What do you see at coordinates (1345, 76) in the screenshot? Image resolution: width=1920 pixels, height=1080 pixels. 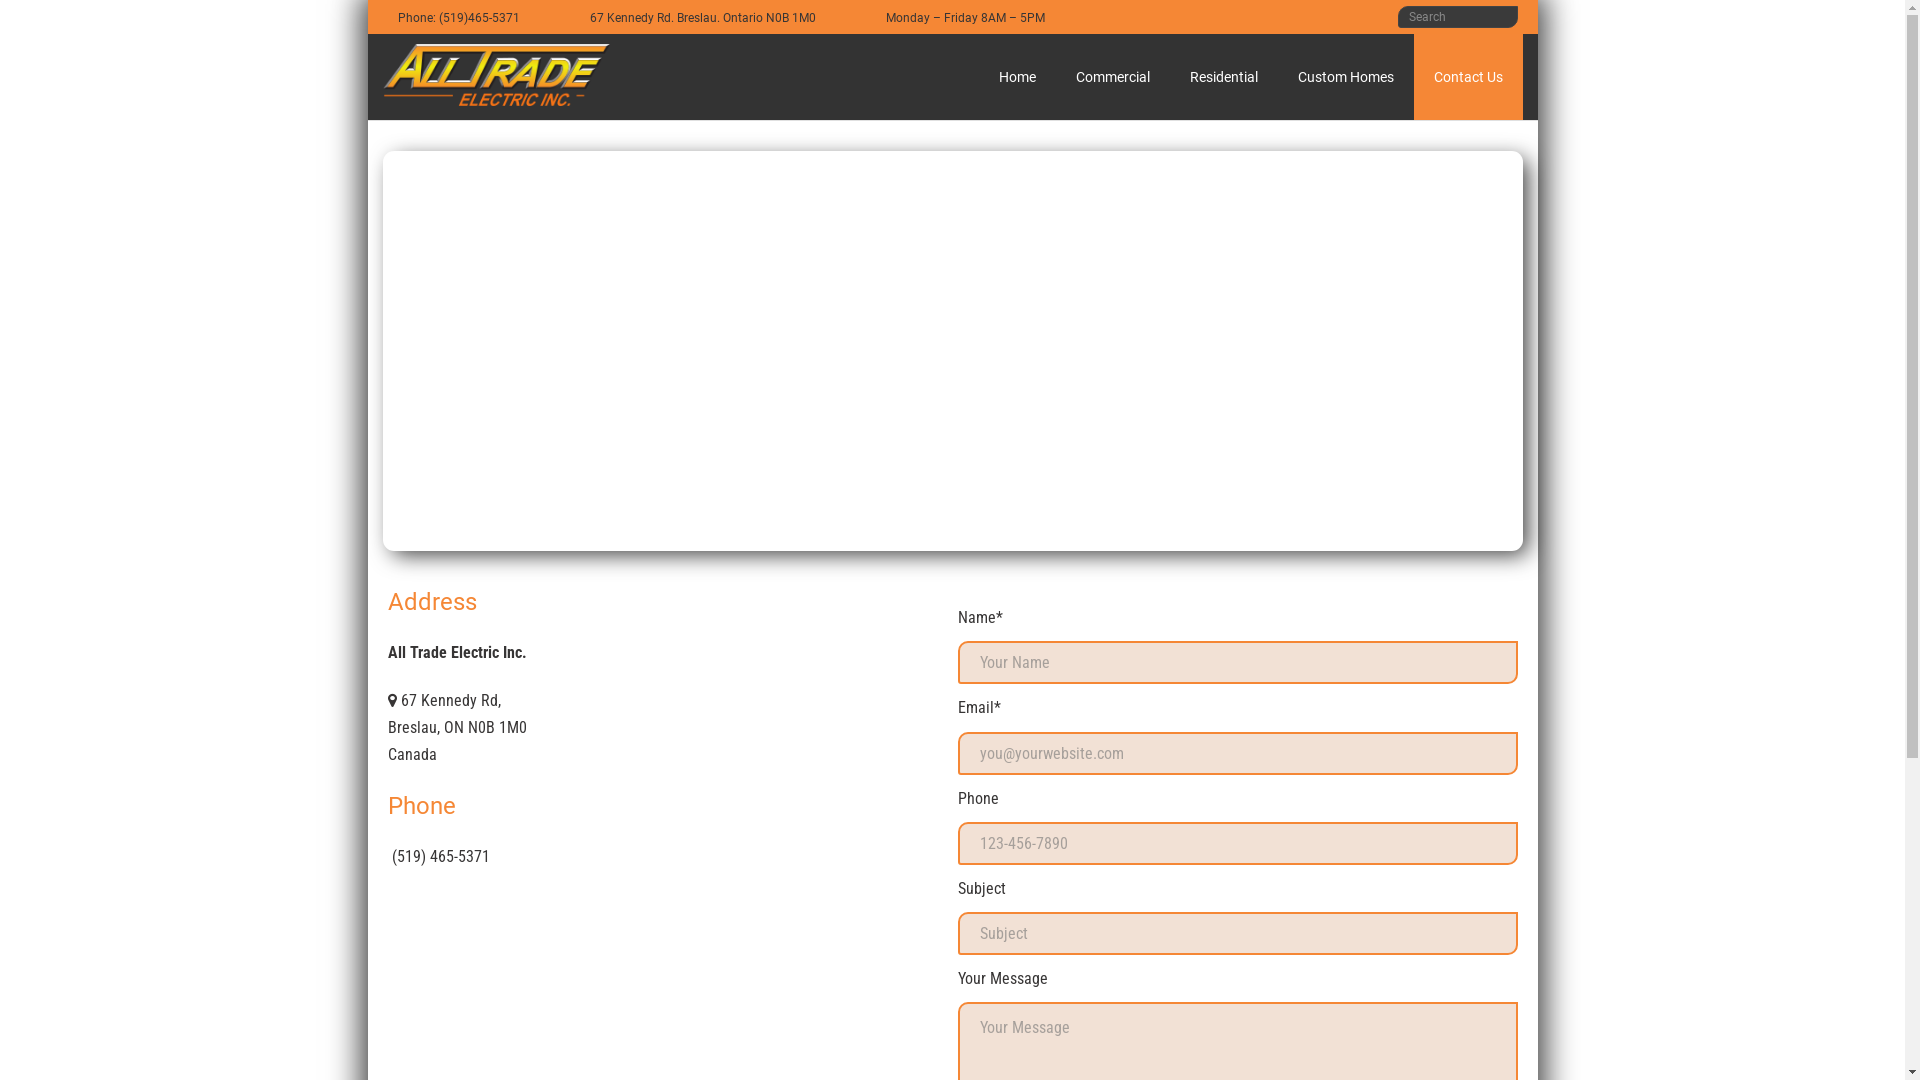 I see `'Custom Homes'` at bounding box center [1345, 76].